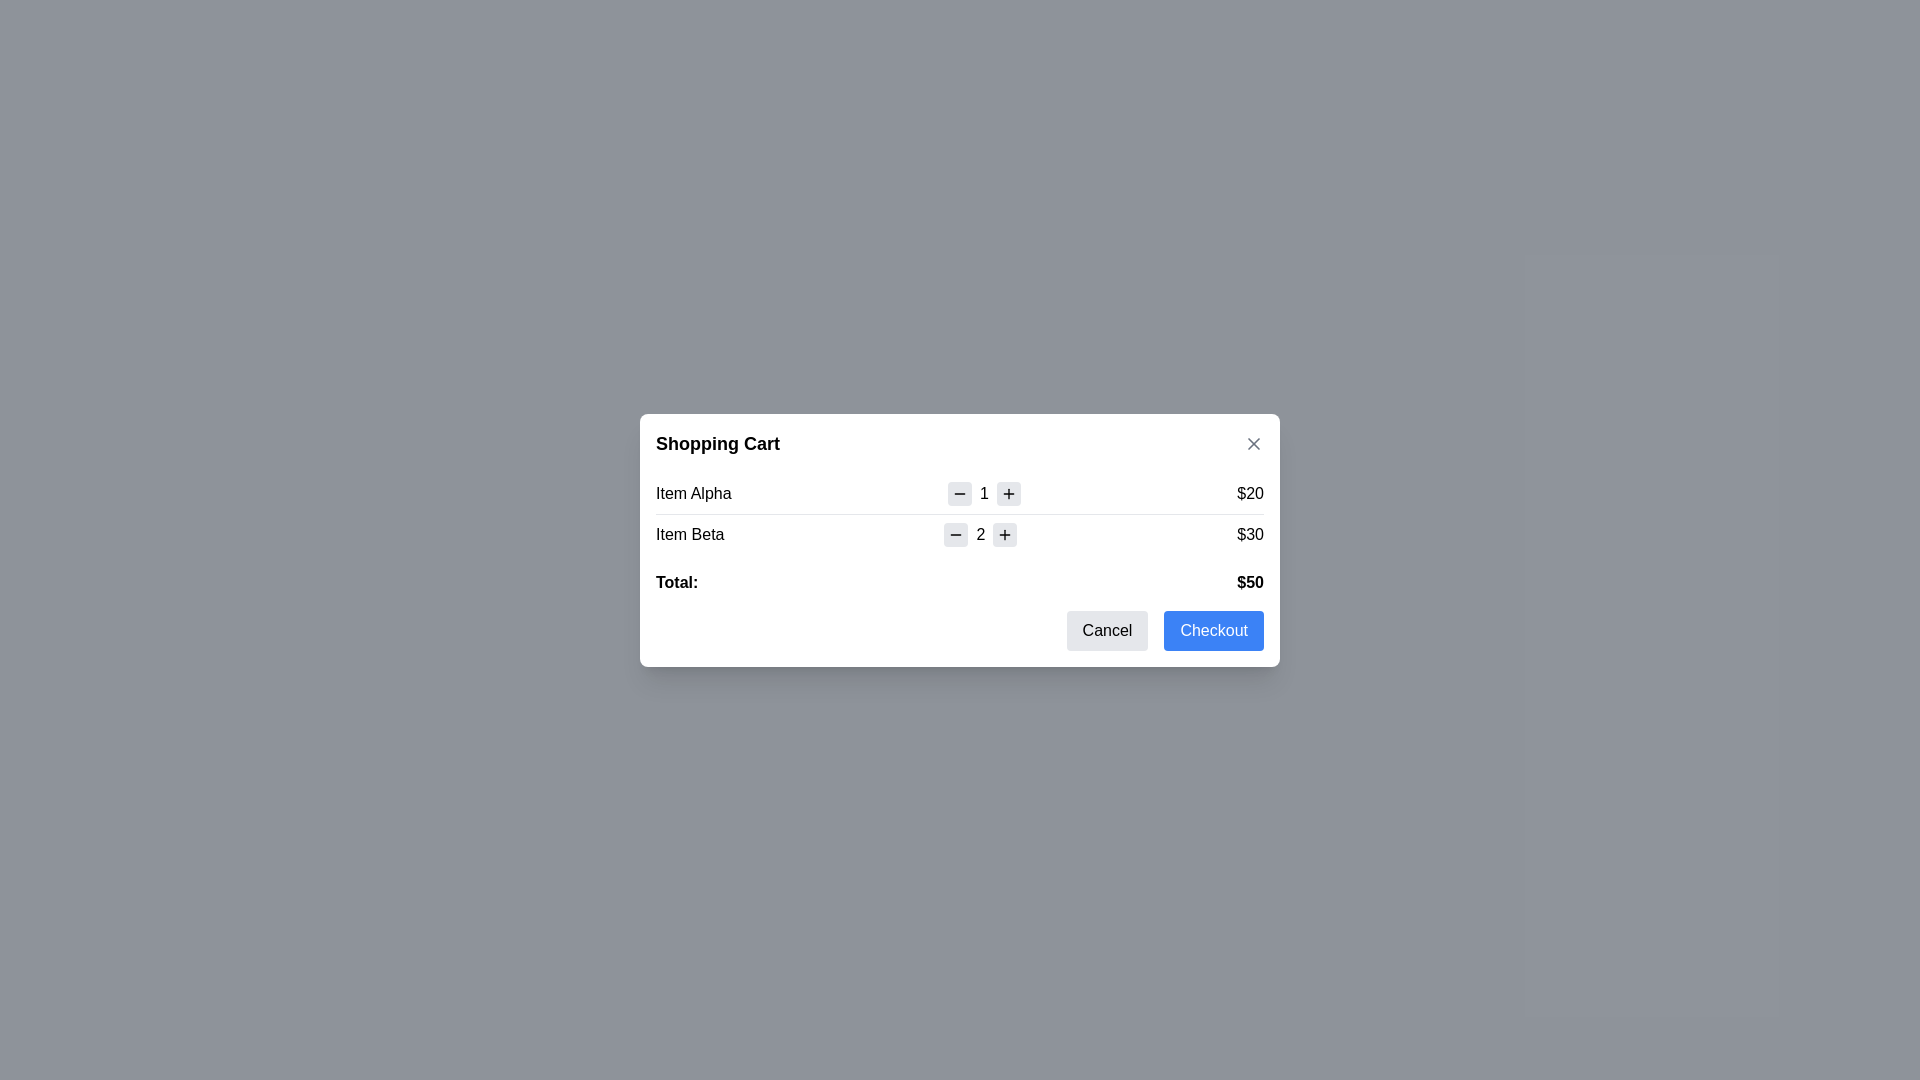  Describe the element at coordinates (1005, 533) in the screenshot. I see `the increment button styled with a light gray background and a plus icon, located to the right of the quantity text '2' in the shopping cart layout` at that location.